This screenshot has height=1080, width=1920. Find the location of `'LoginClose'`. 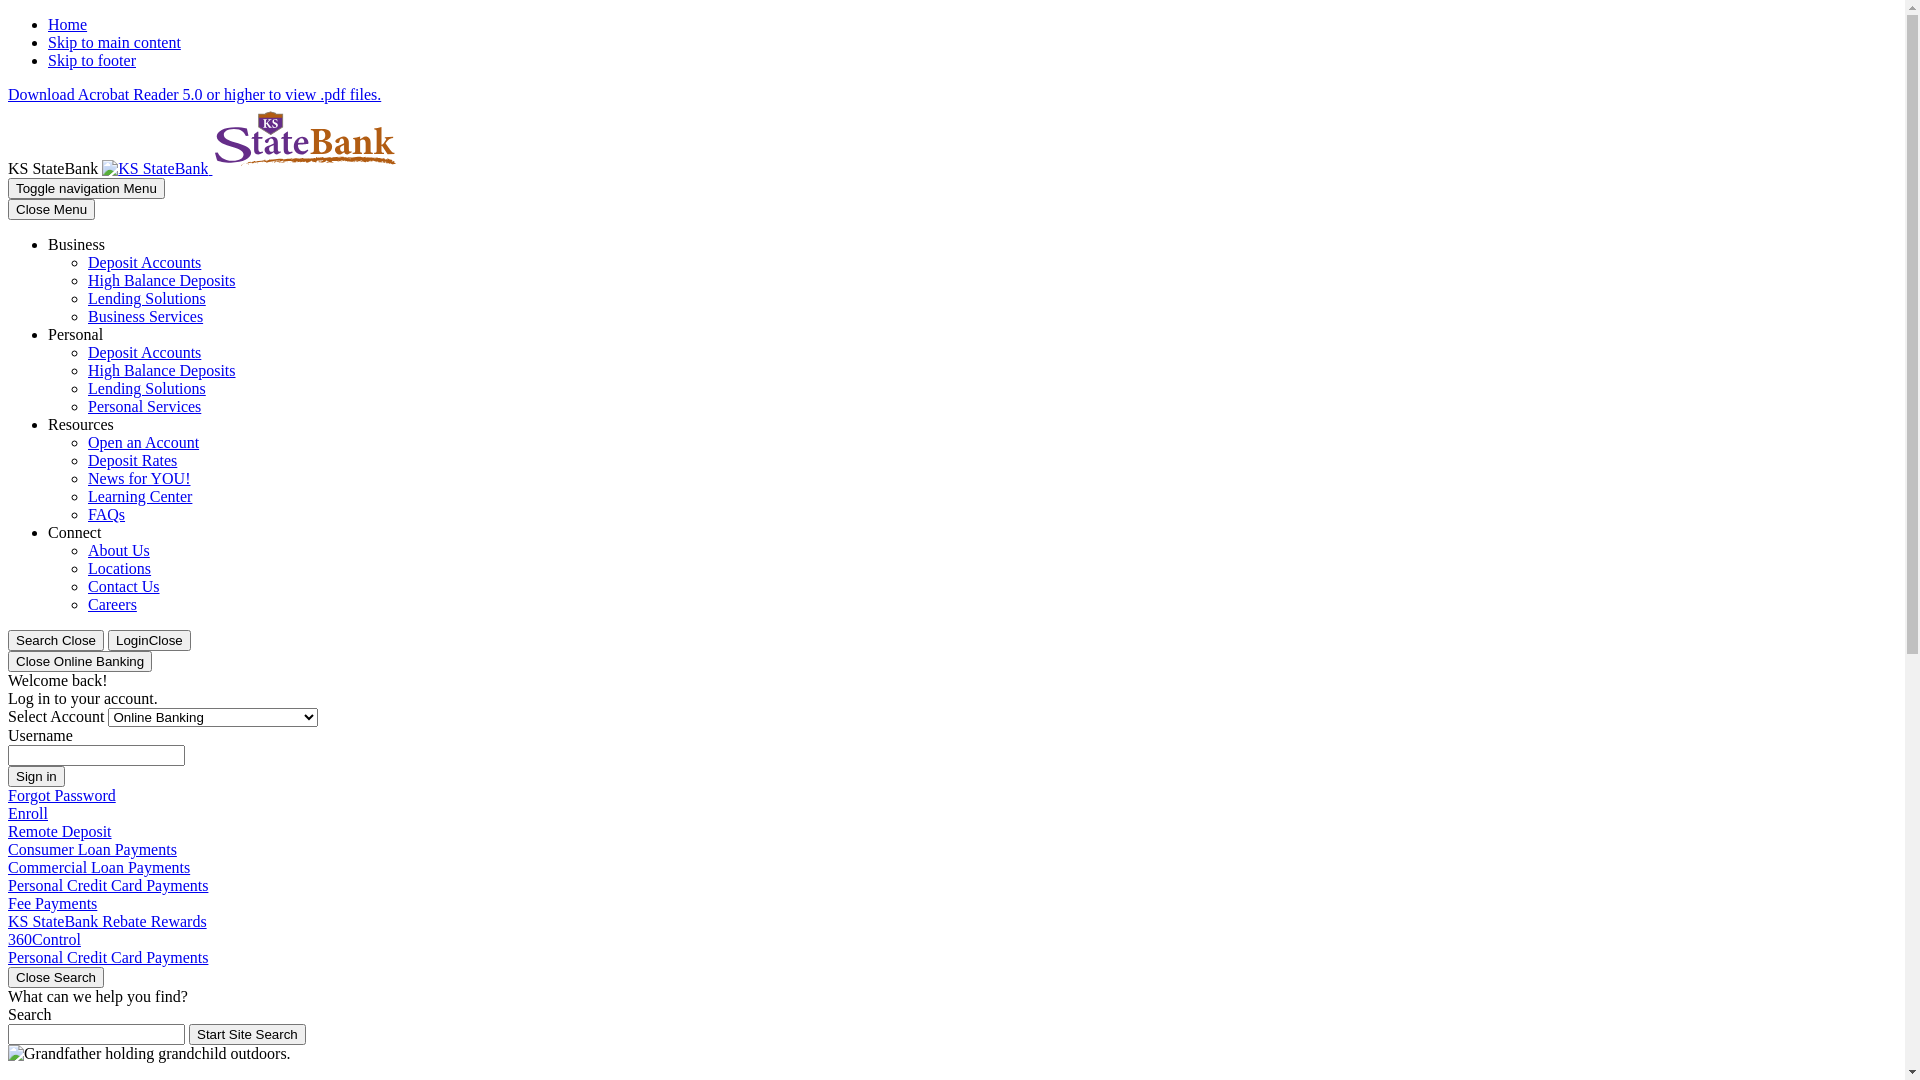

'LoginClose' is located at coordinates (148, 640).